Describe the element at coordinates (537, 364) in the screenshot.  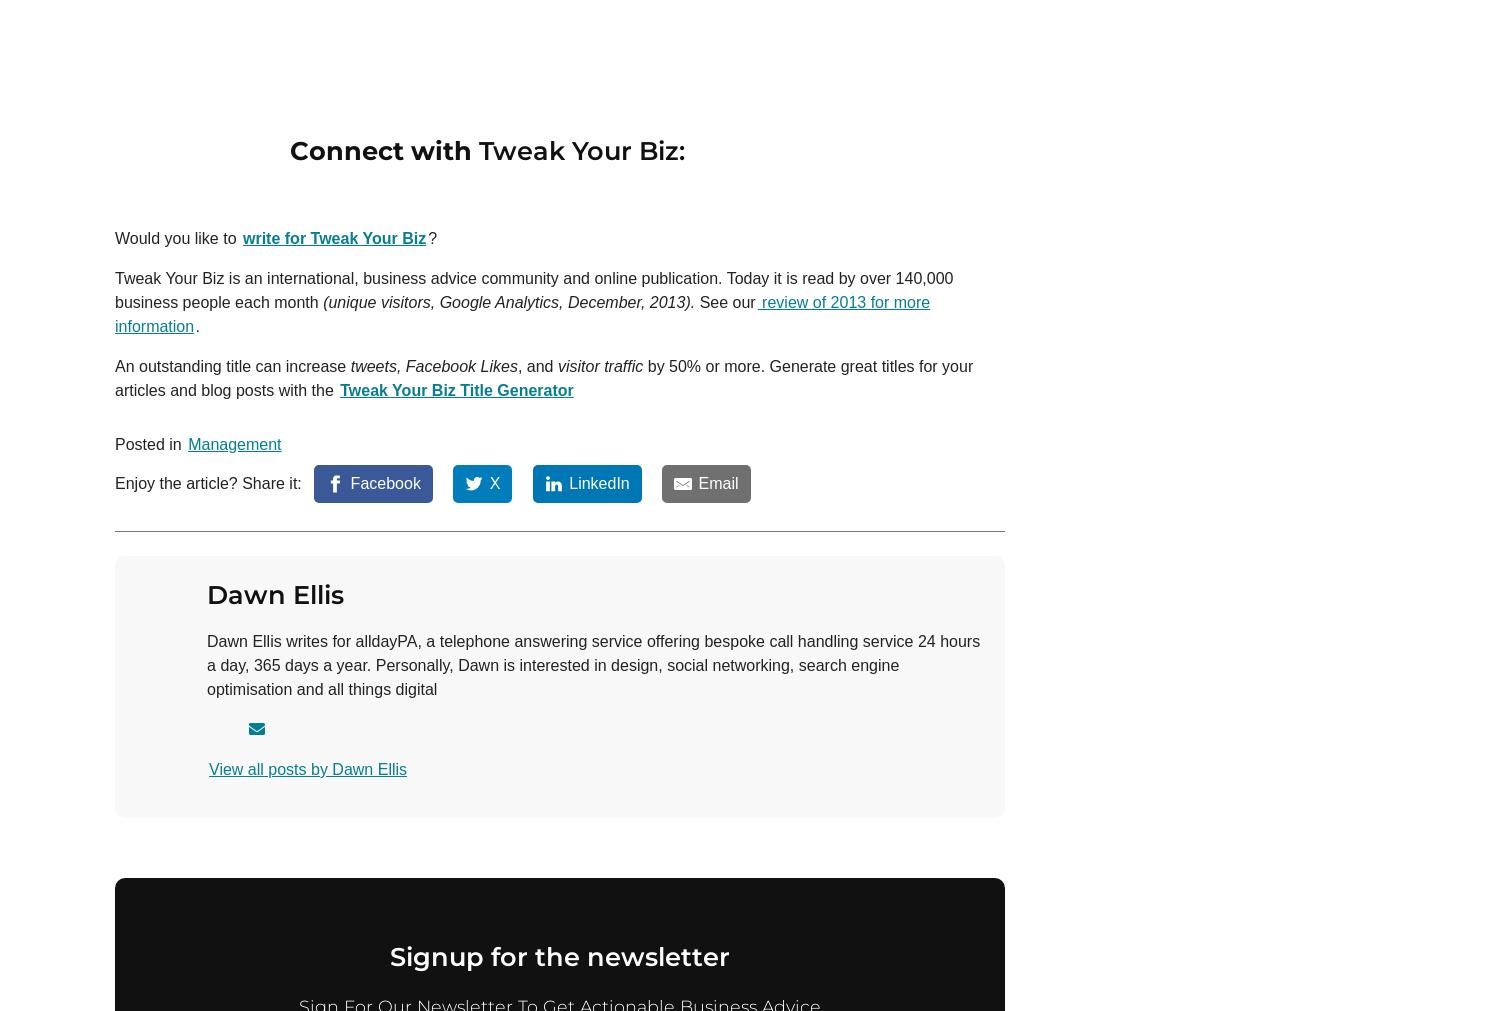
I see `', and'` at that location.